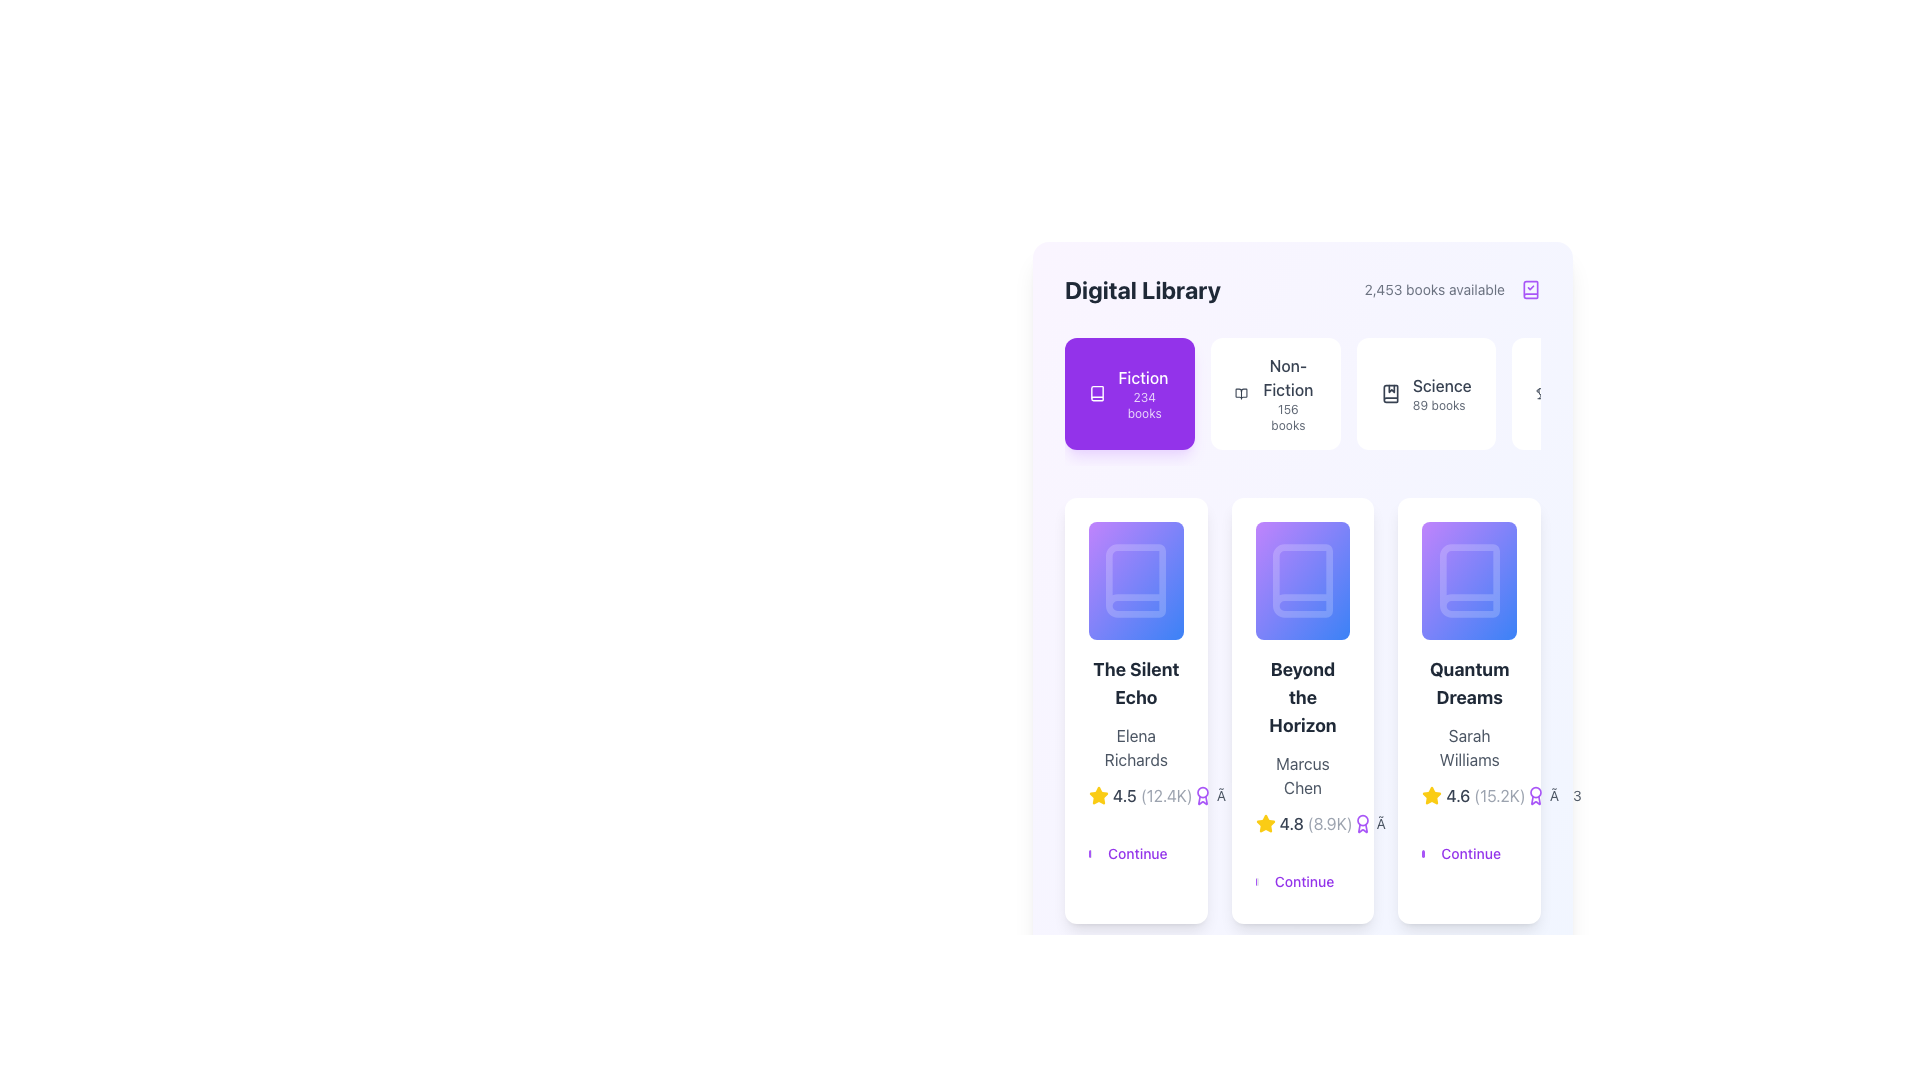  Describe the element at coordinates (1136, 581) in the screenshot. I see `the Progress display with textual information within 'The Silent Echo' card in the Digital Library section to visually represent the book completion progress` at that location.